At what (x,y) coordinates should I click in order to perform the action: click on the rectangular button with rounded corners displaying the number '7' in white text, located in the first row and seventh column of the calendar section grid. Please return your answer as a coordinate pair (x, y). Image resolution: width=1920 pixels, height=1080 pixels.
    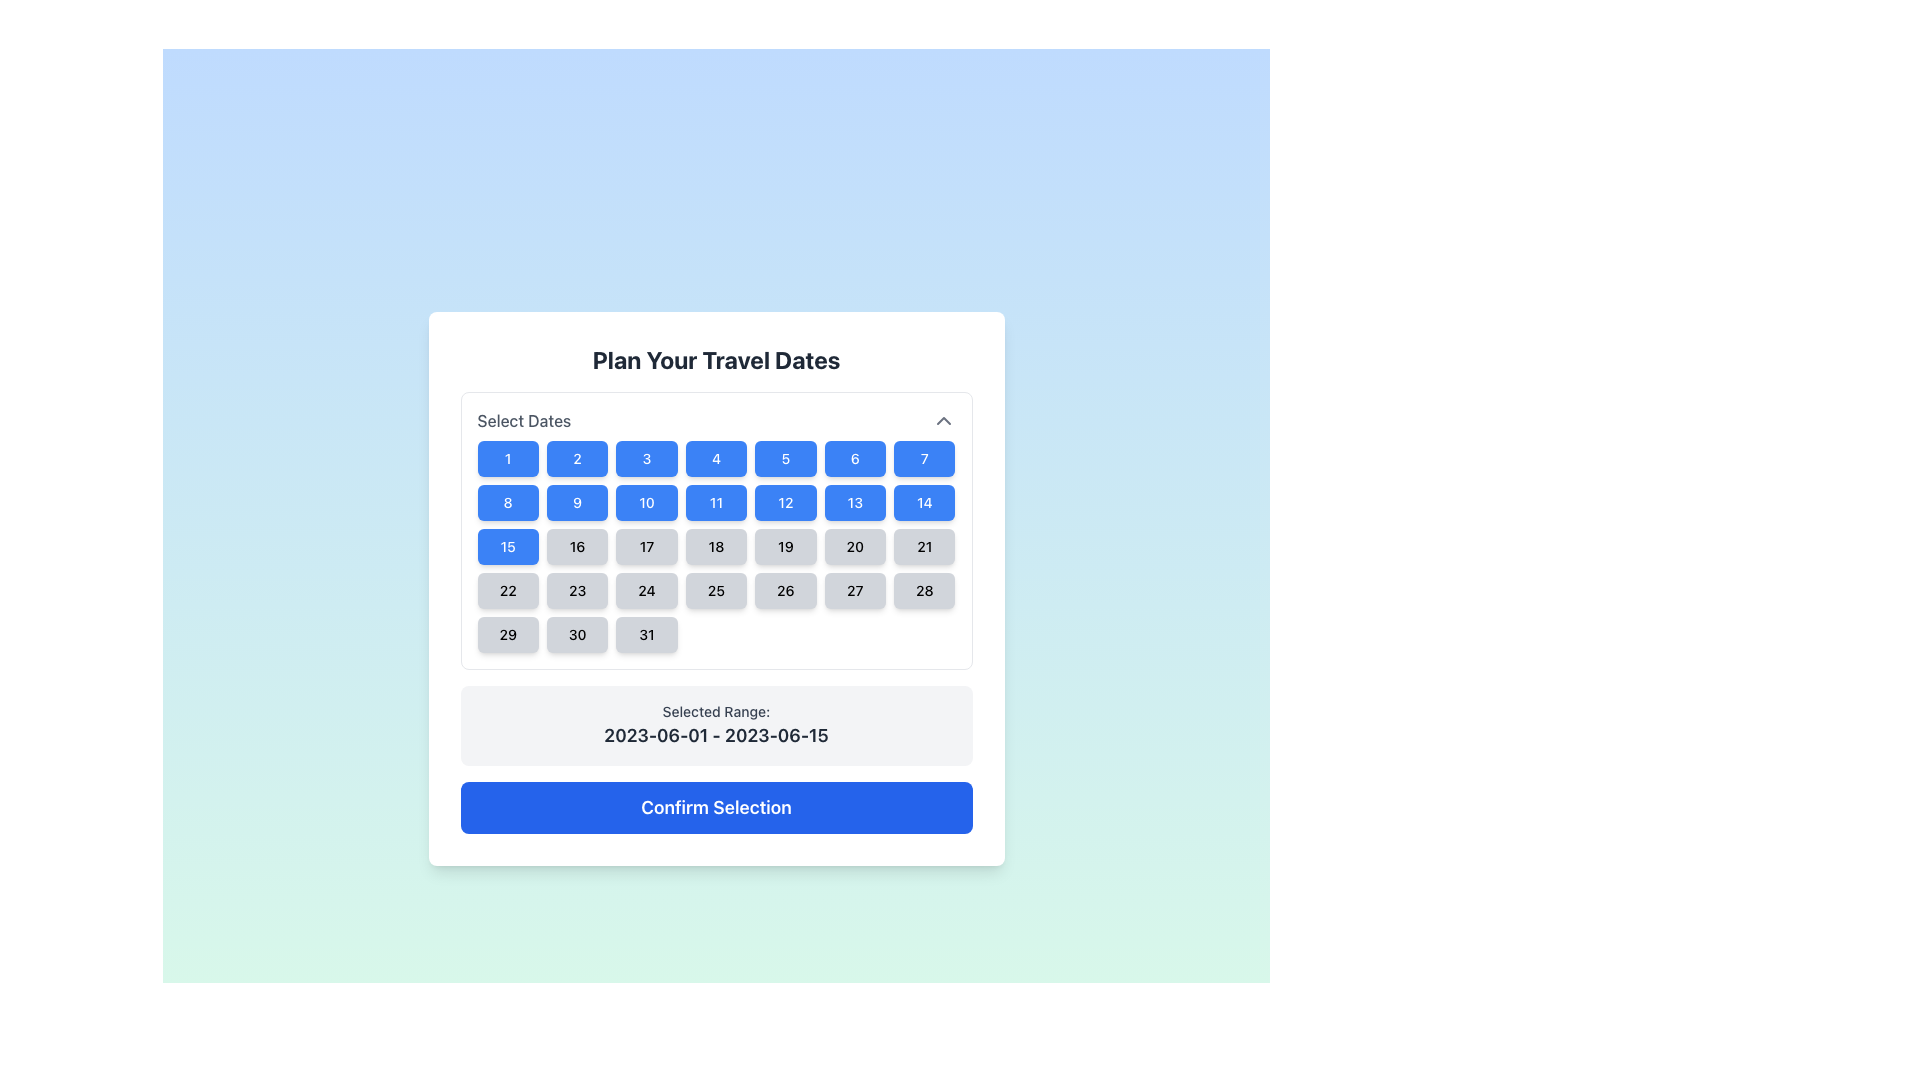
    Looking at the image, I should click on (923, 459).